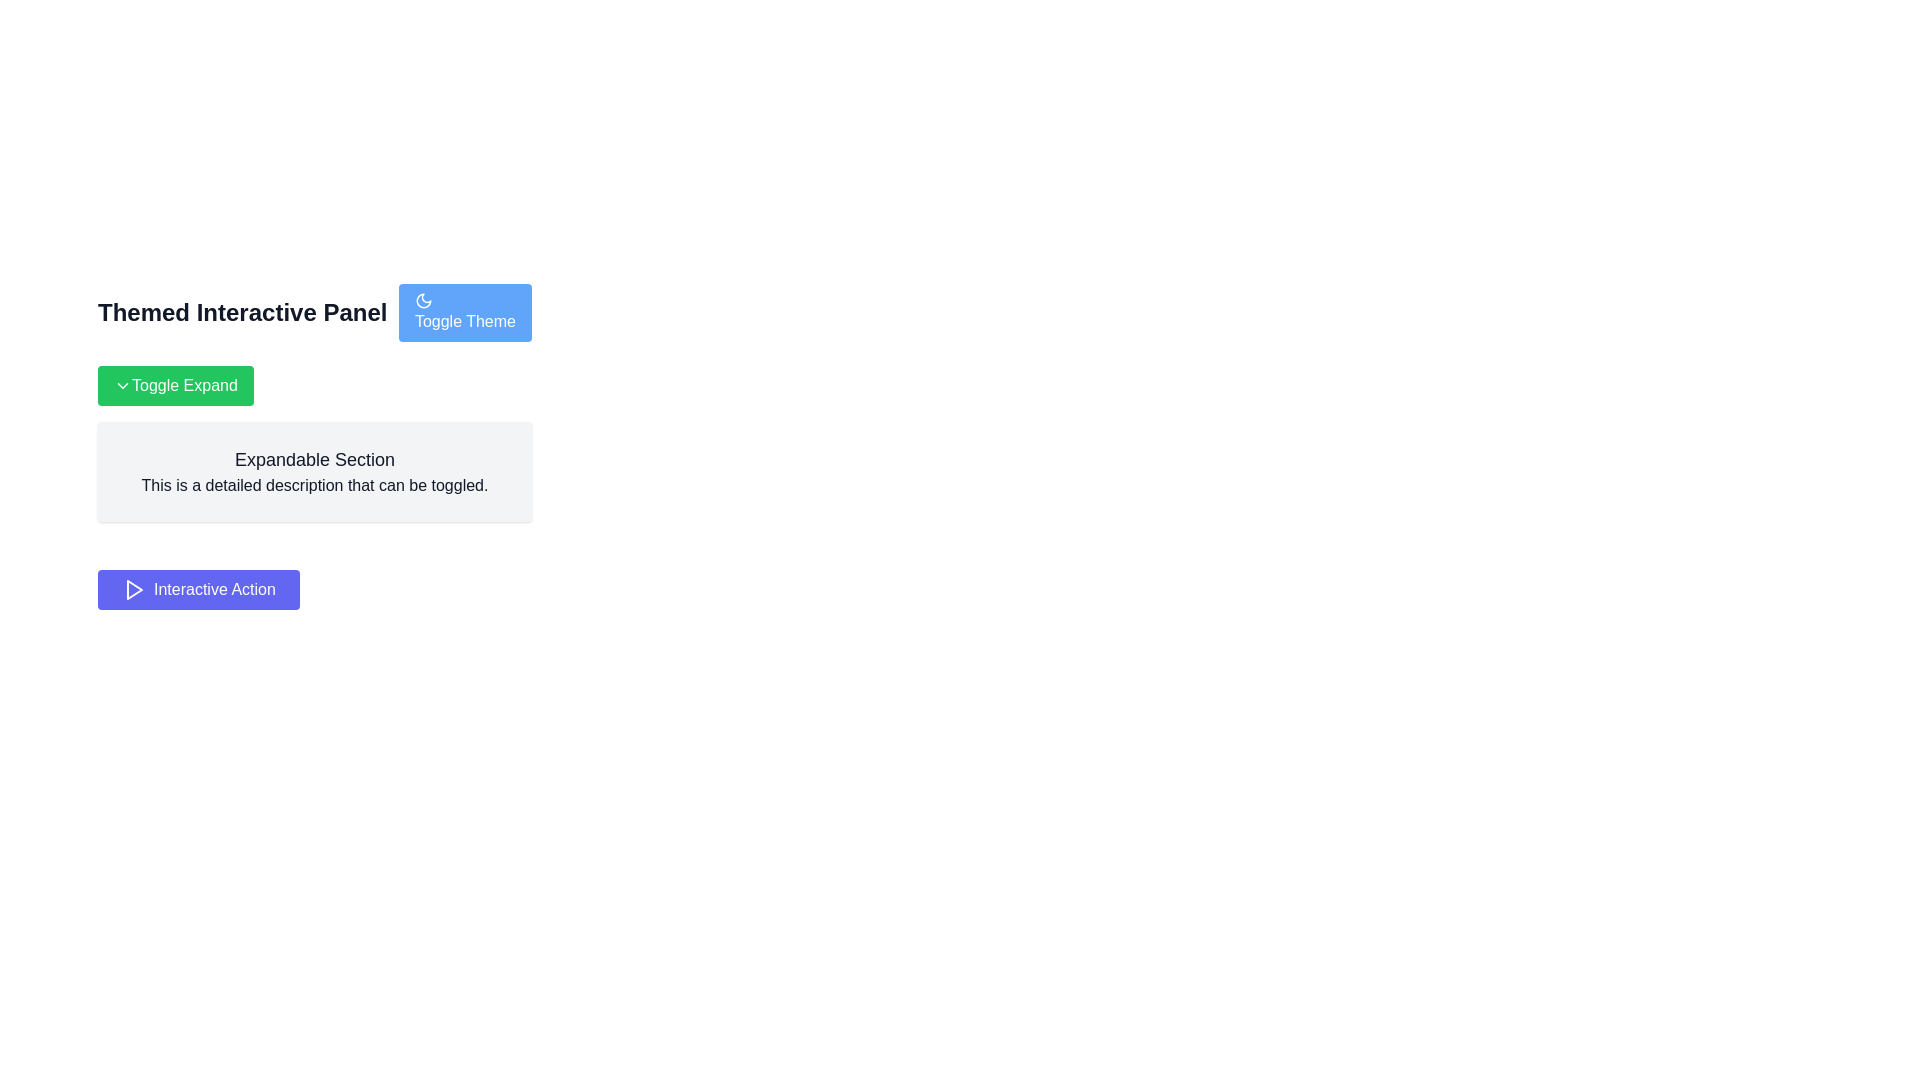 The width and height of the screenshot is (1920, 1080). What do you see at coordinates (122, 385) in the screenshot?
I see `the downward-pointing chevron icon inside the 'Toggle Expand' button located in the upper-left area of the panel` at bounding box center [122, 385].